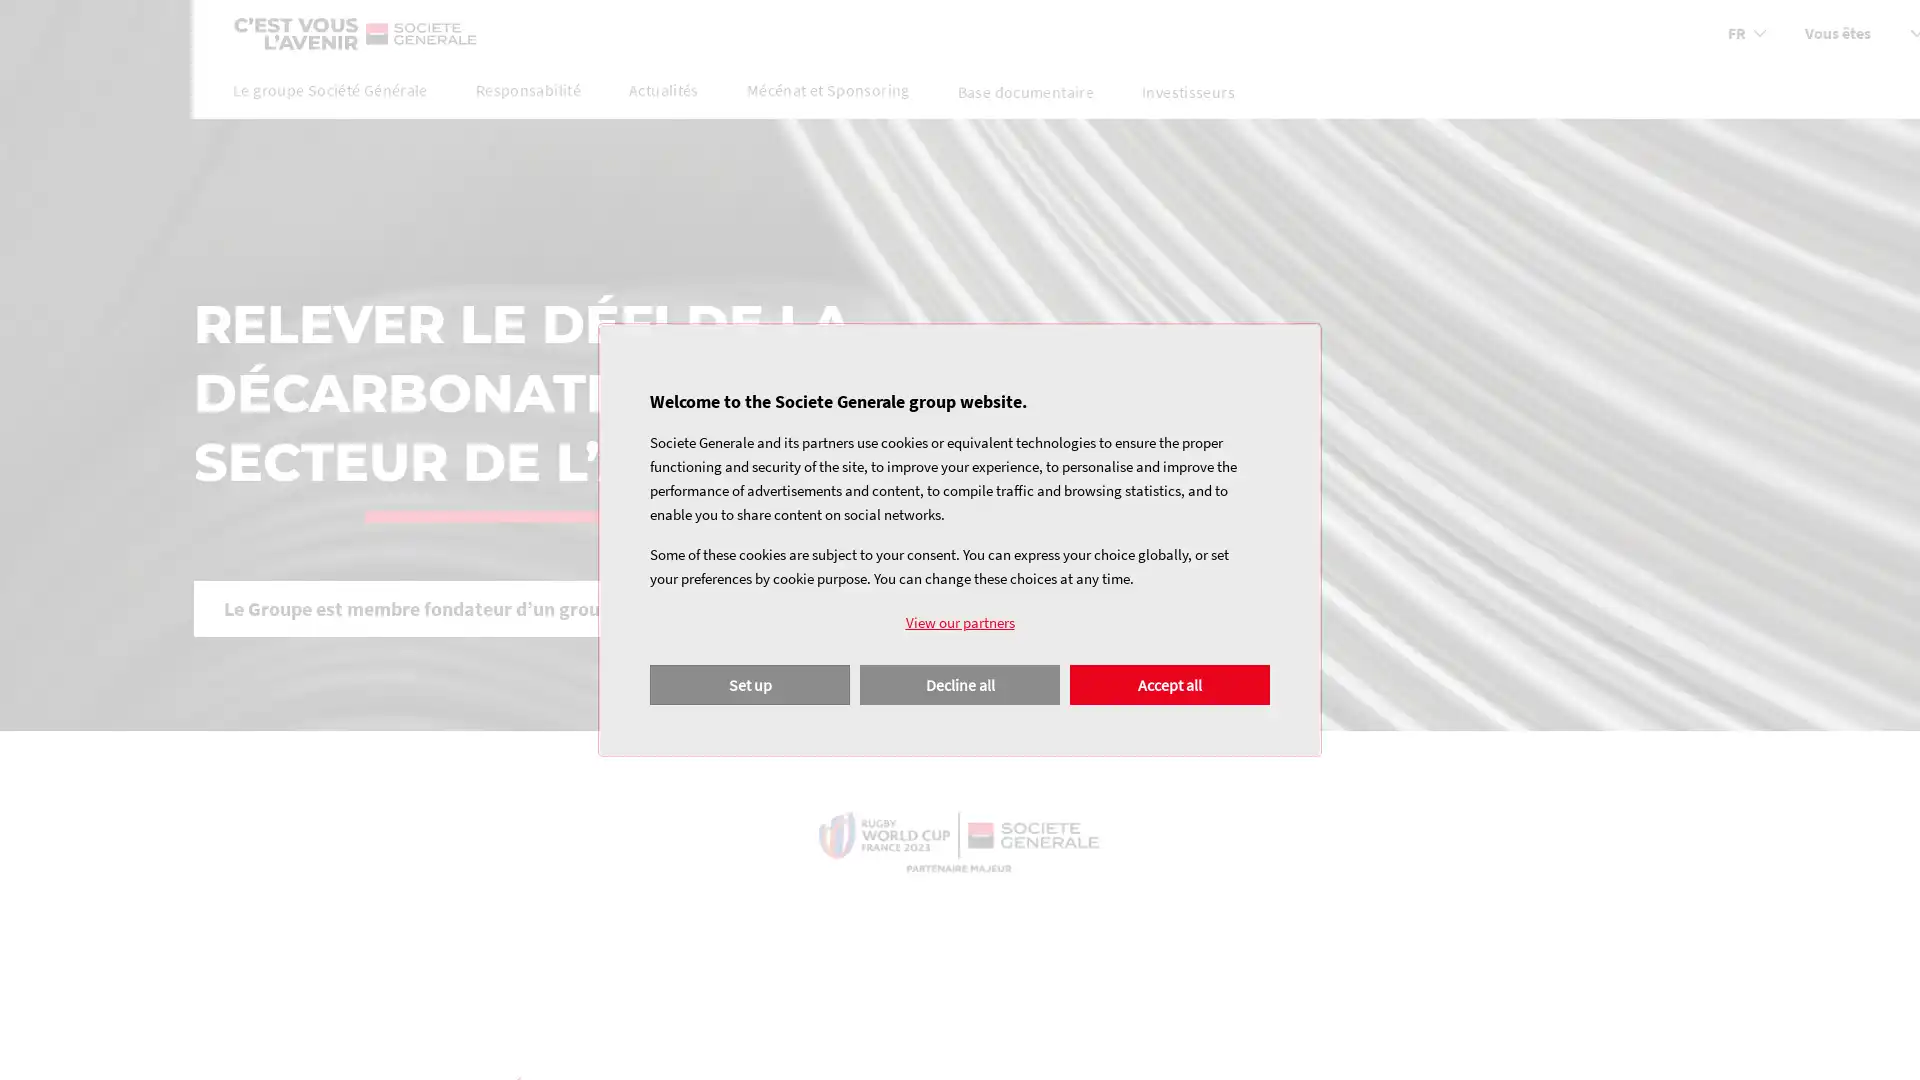 This screenshot has height=1080, width=1920. What do you see at coordinates (1361, 112) in the screenshot?
I see `Chosir la langue de la page` at bounding box center [1361, 112].